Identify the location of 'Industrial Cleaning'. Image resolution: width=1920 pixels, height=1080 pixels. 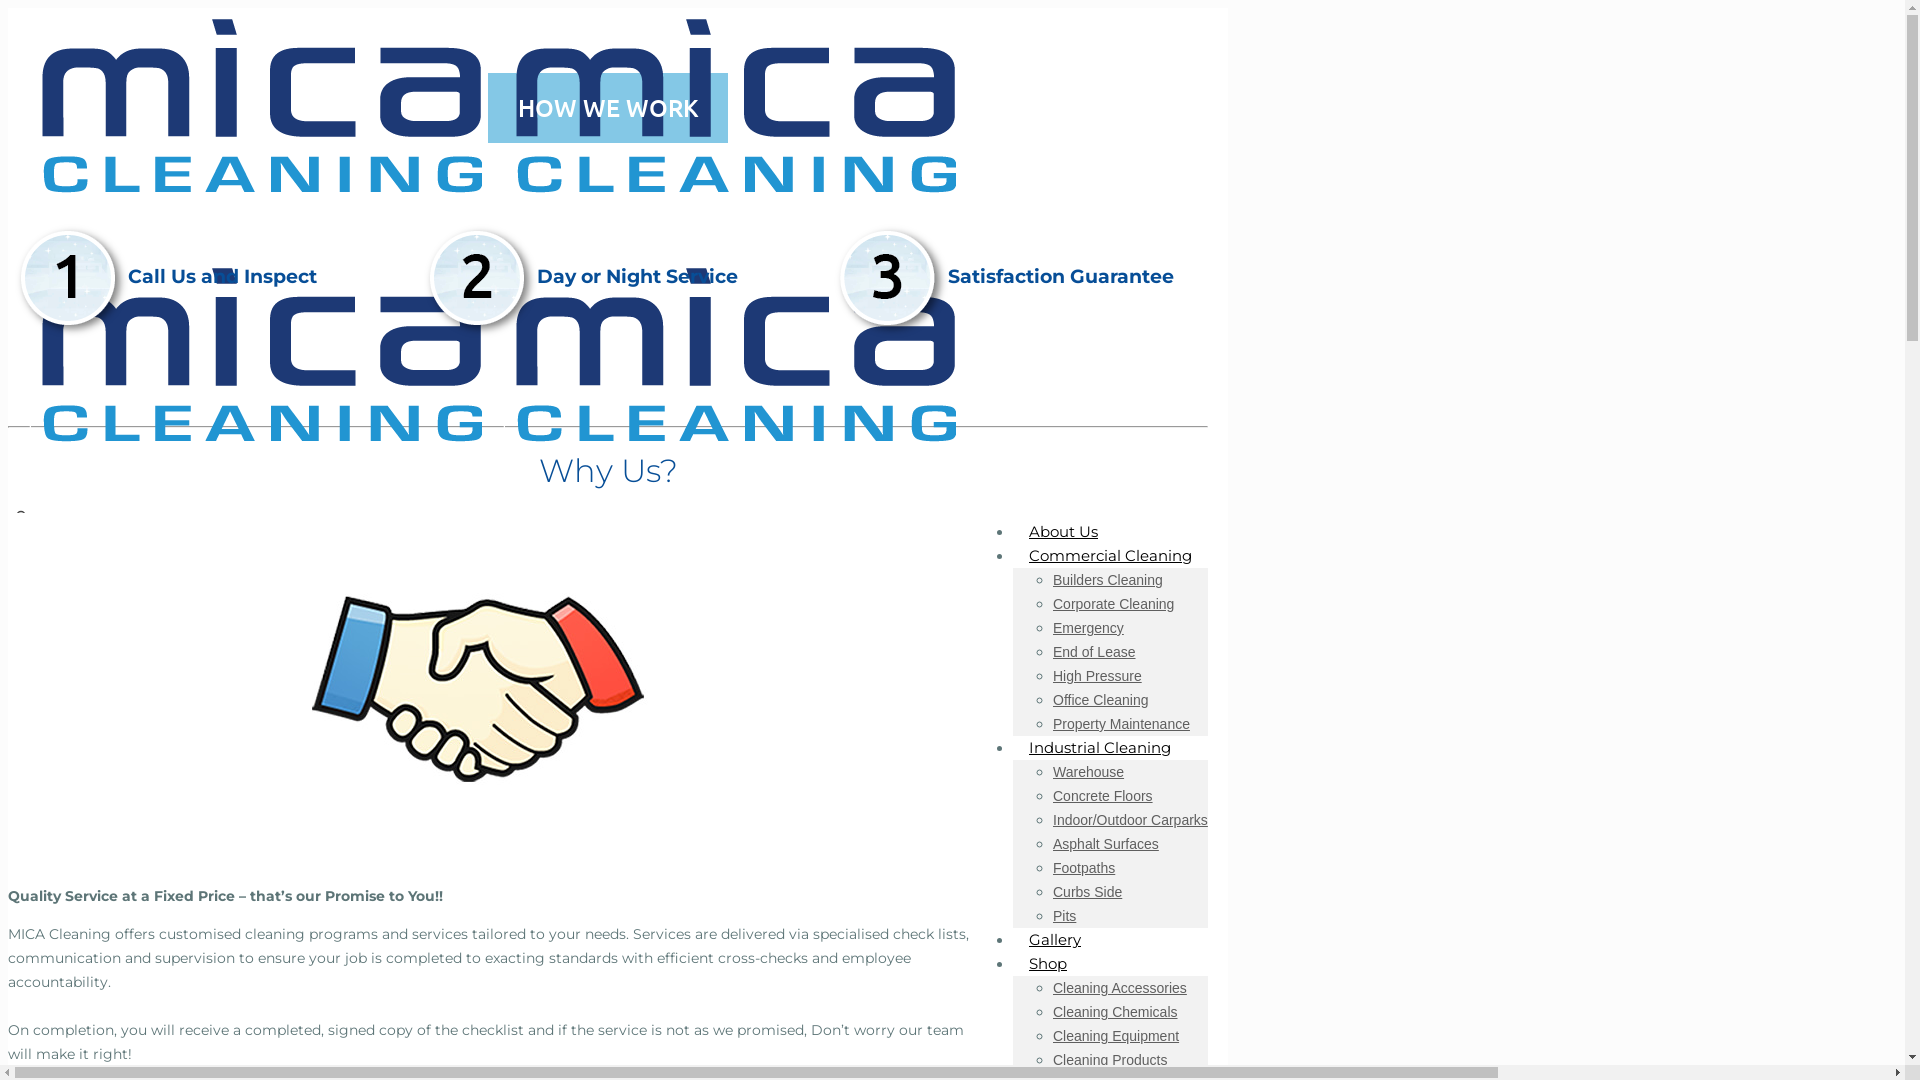
(1098, 747).